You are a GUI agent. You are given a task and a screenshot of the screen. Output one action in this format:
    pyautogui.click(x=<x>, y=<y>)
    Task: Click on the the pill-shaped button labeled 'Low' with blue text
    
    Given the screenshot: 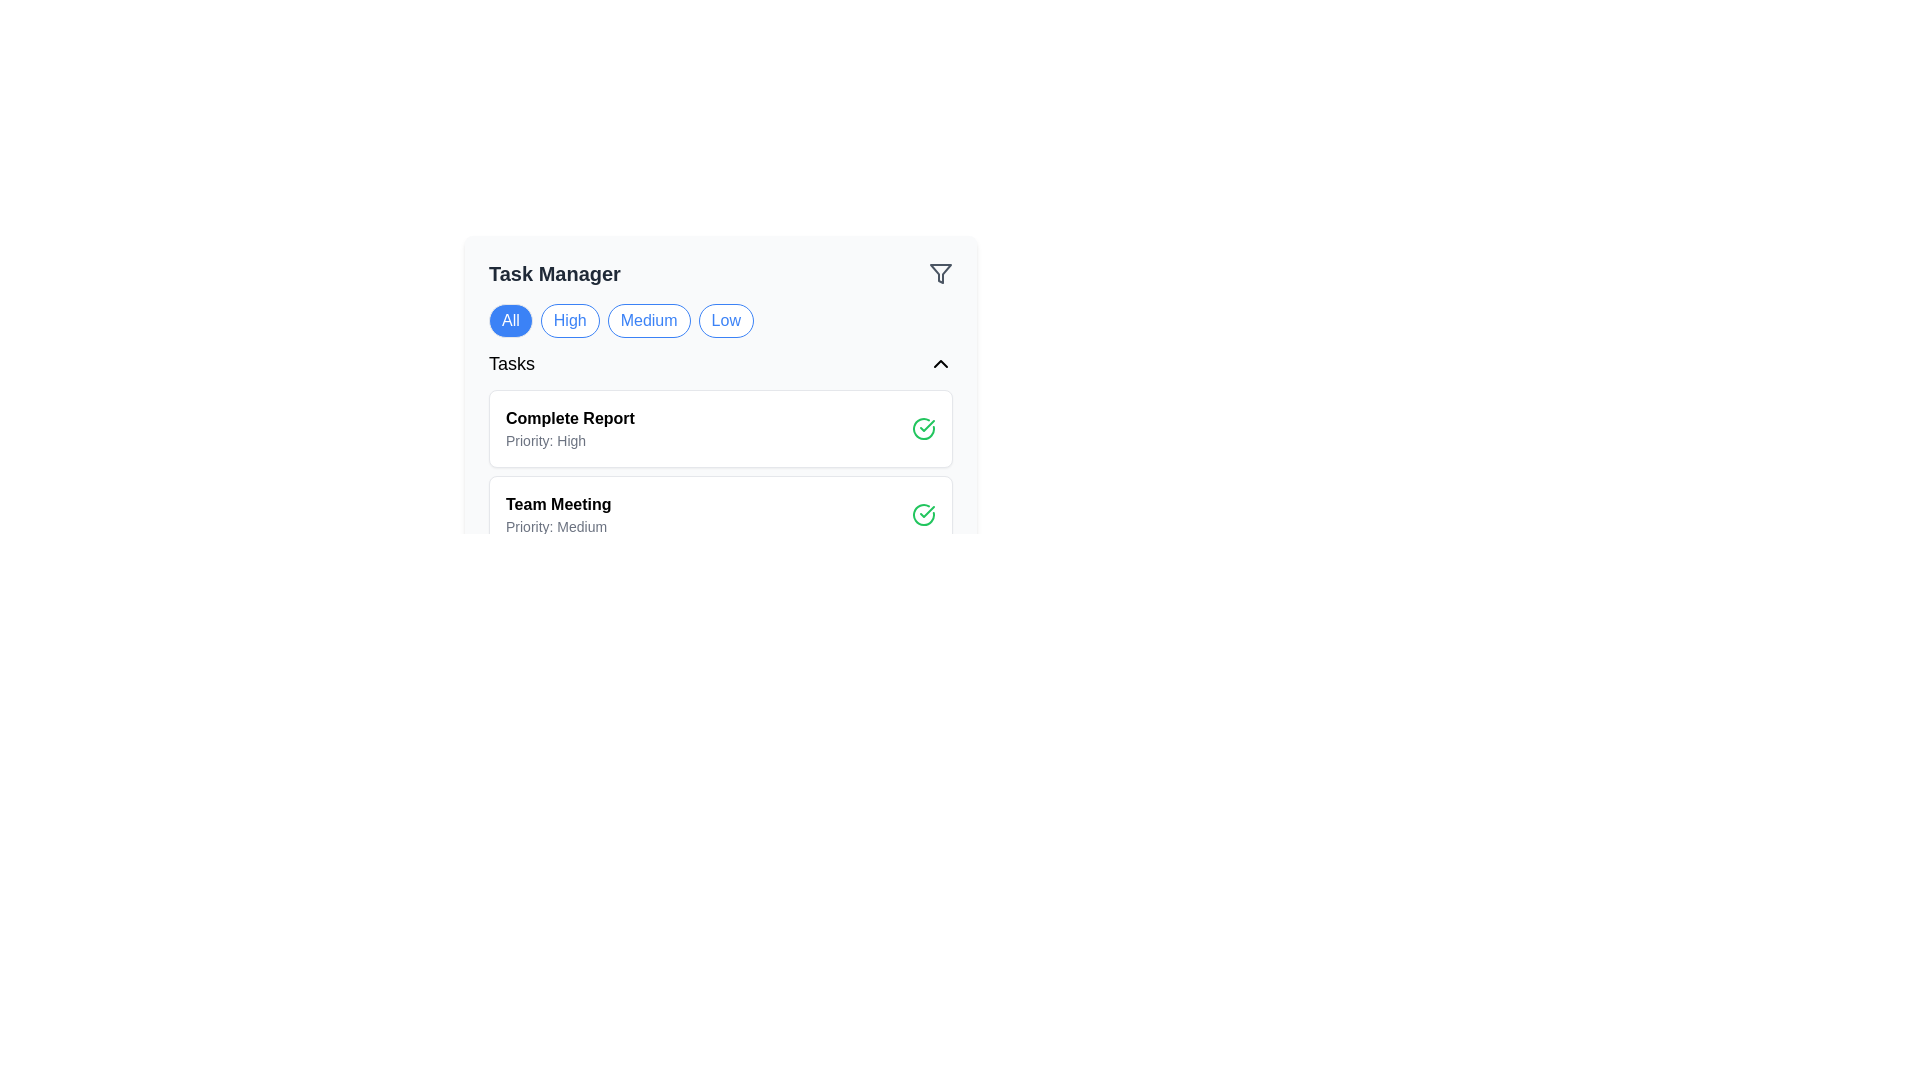 What is the action you would take?
    pyautogui.click(x=724, y=319)
    